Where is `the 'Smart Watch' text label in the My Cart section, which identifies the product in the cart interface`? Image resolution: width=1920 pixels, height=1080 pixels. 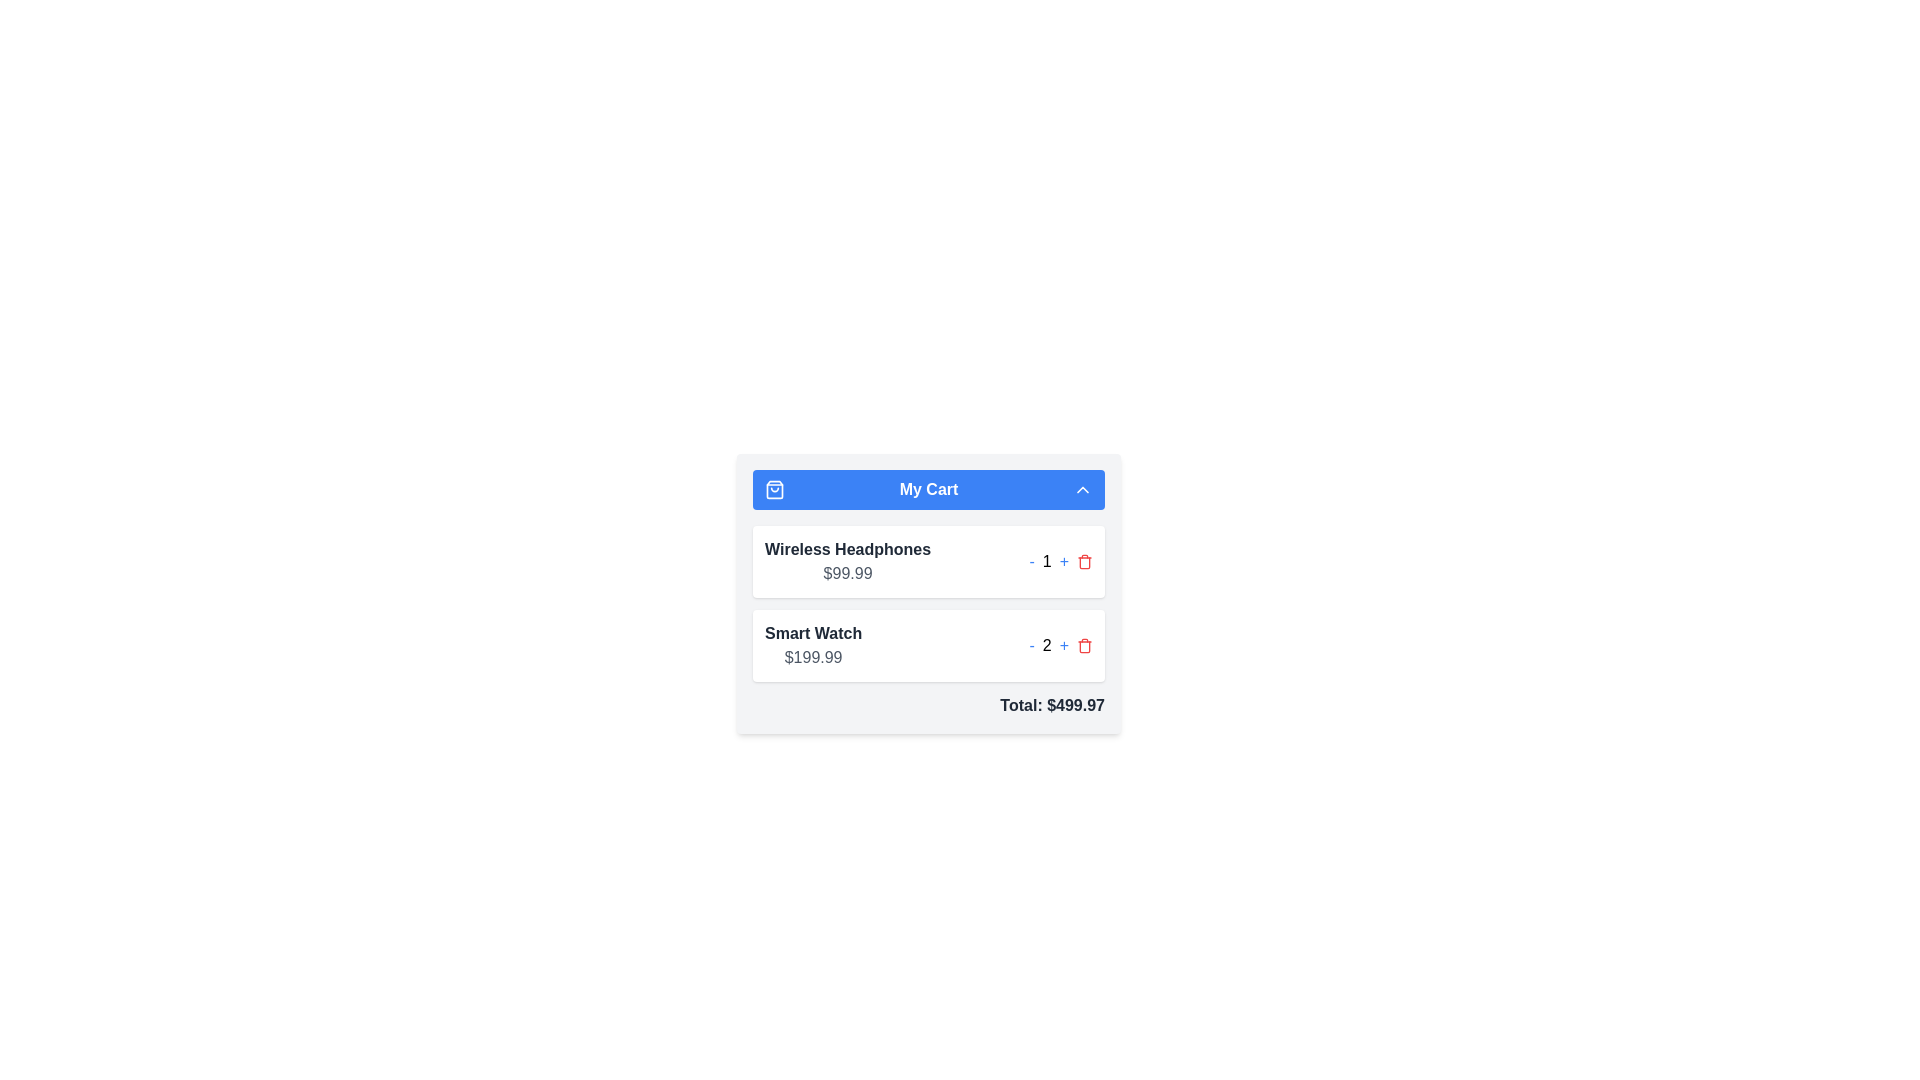 the 'Smart Watch' text label in the My Cart section, which identifies the product in the cart interface is located at coordinates (813, 633).